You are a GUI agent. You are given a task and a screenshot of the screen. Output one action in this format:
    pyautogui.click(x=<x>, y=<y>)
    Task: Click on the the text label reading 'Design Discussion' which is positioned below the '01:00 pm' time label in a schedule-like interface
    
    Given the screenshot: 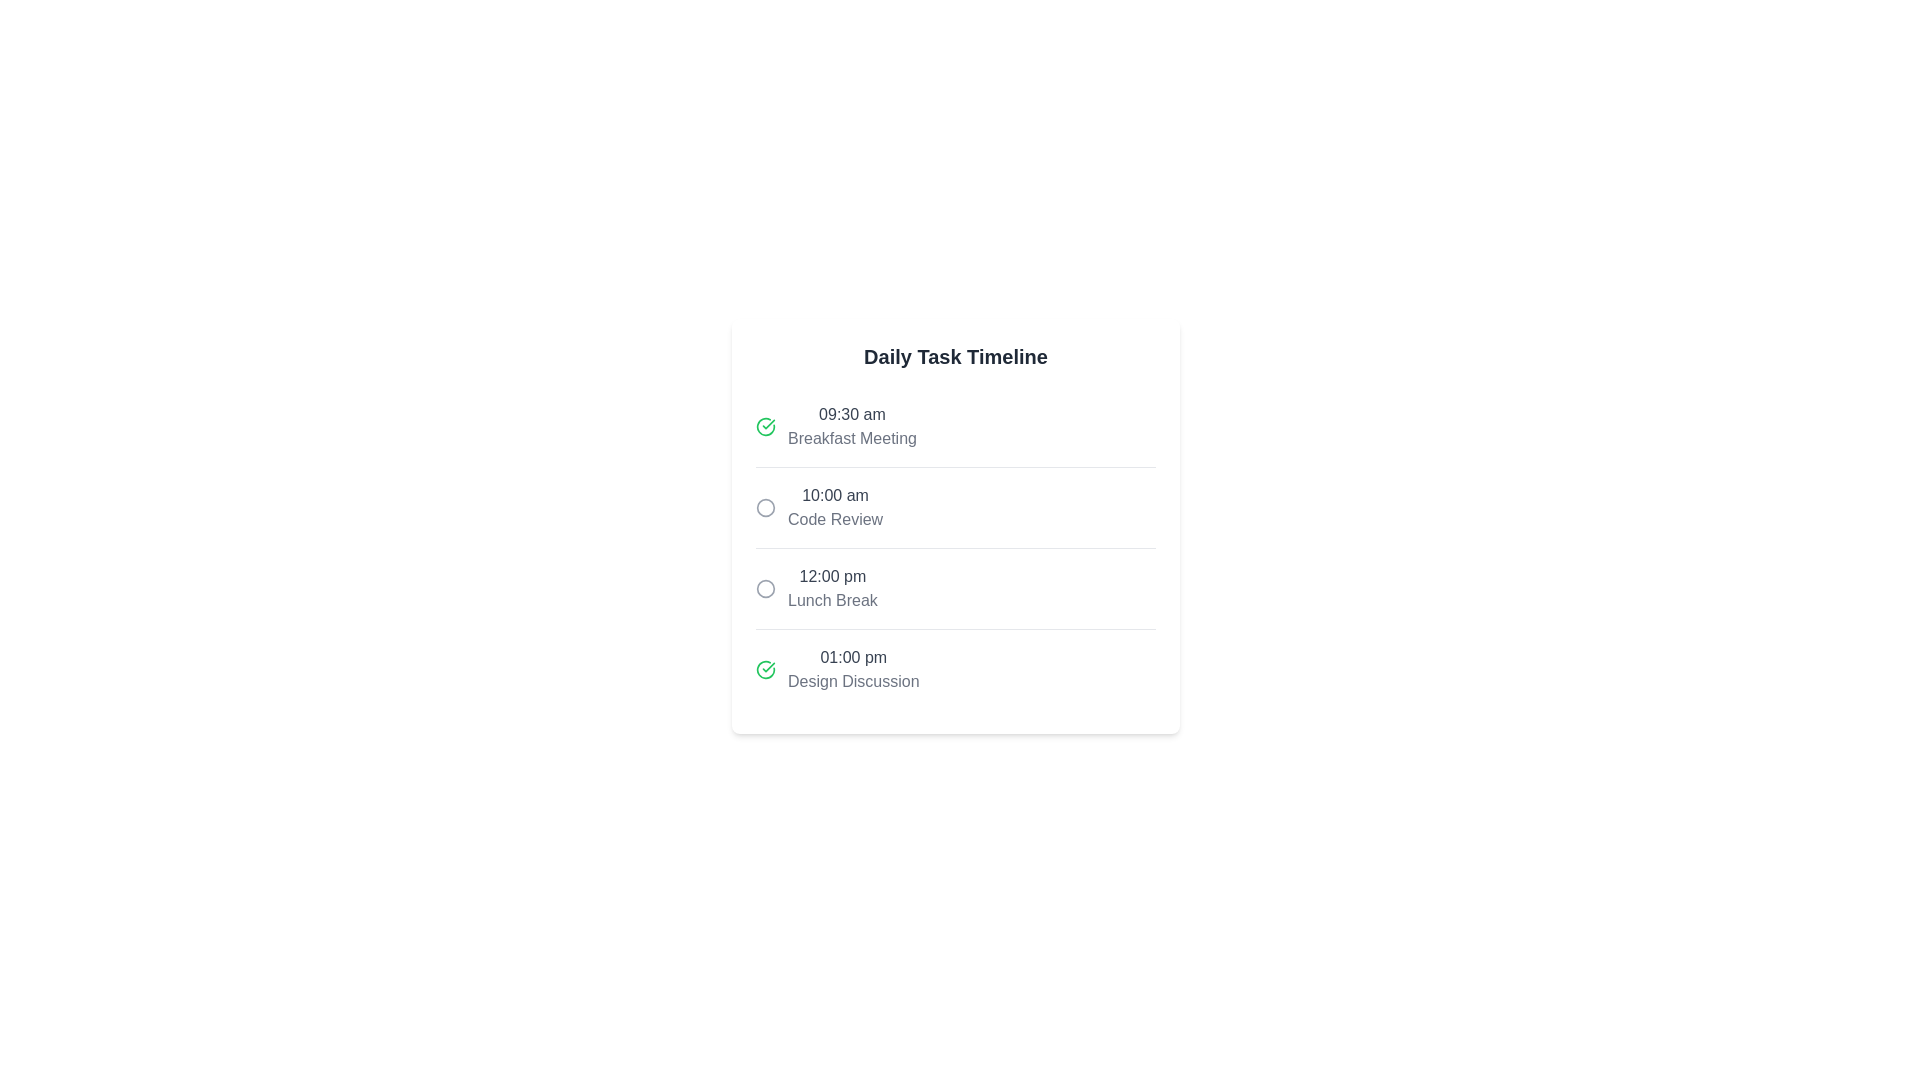 What is the action you would take?
    pyautogui.click(x=853, y=681)
    